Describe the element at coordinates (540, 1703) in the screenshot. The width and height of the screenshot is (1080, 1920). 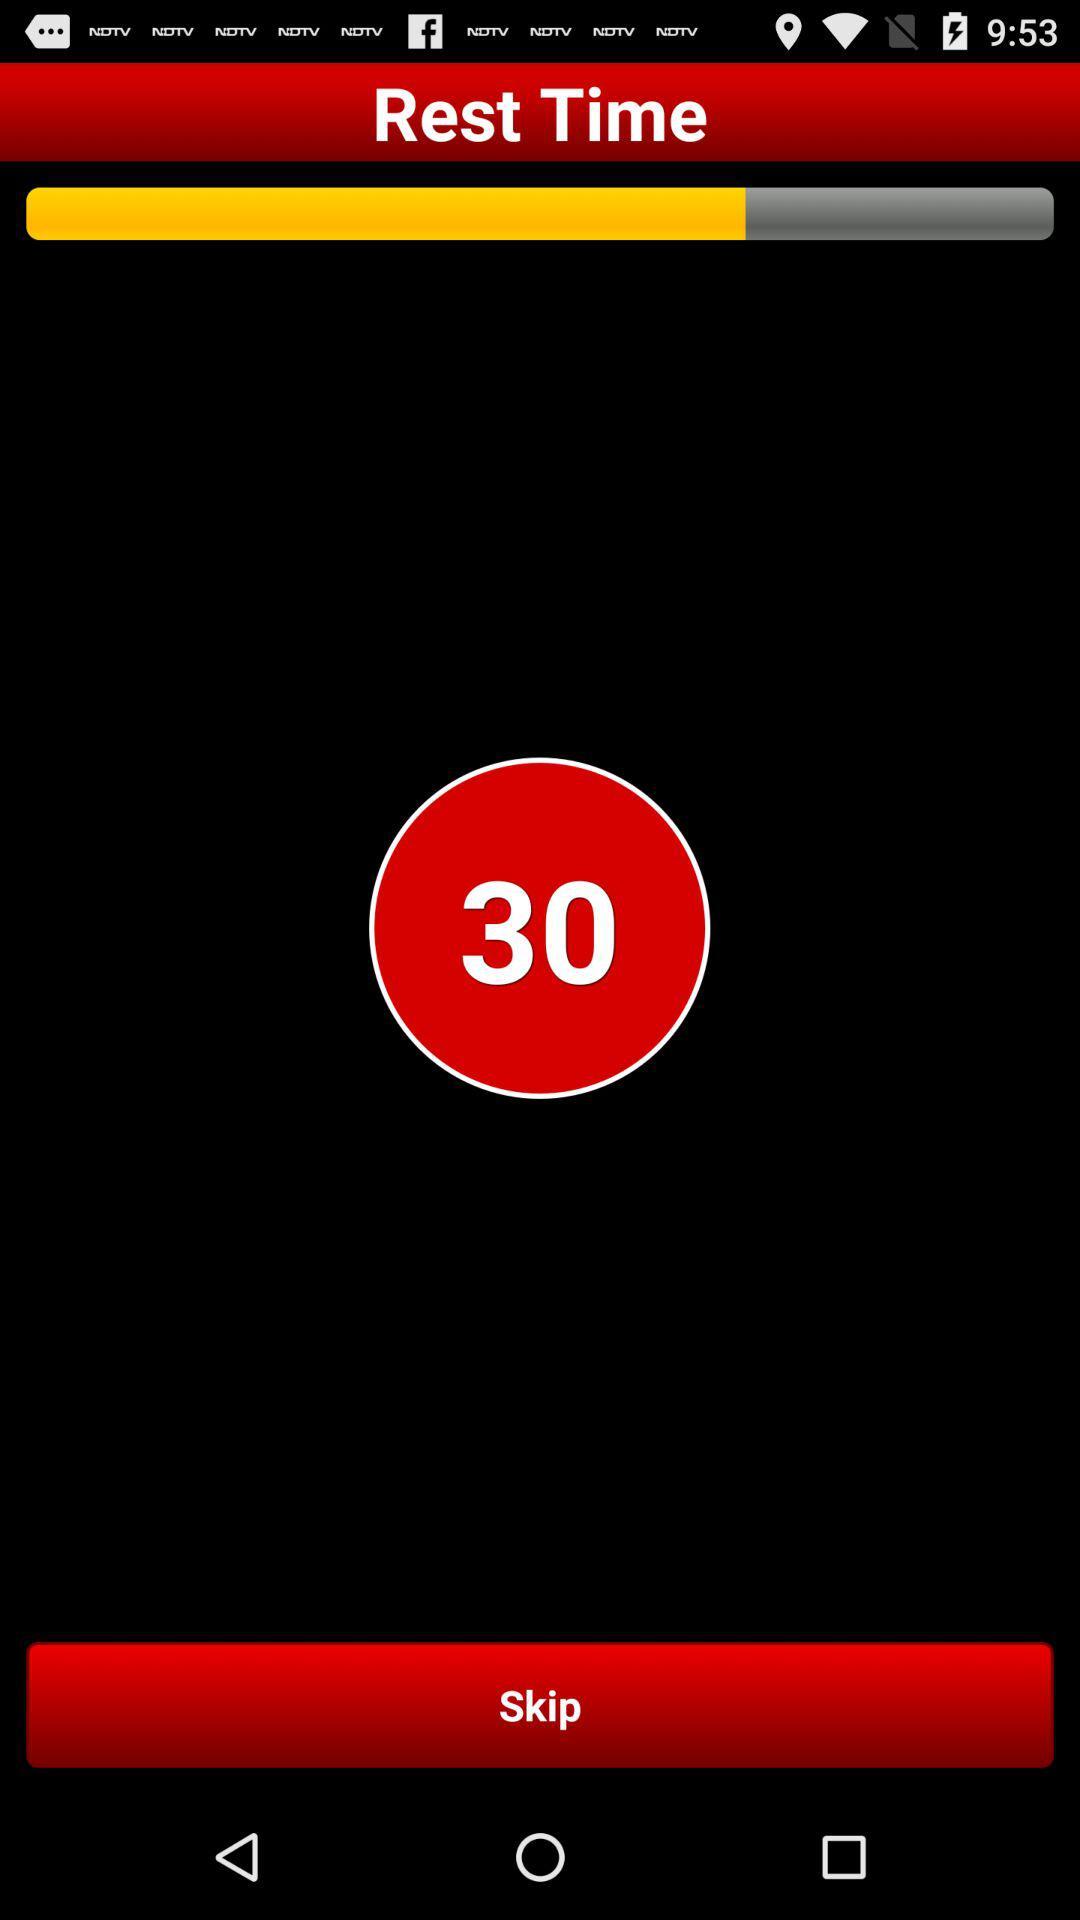
I see `skip at the bottom` at that location.